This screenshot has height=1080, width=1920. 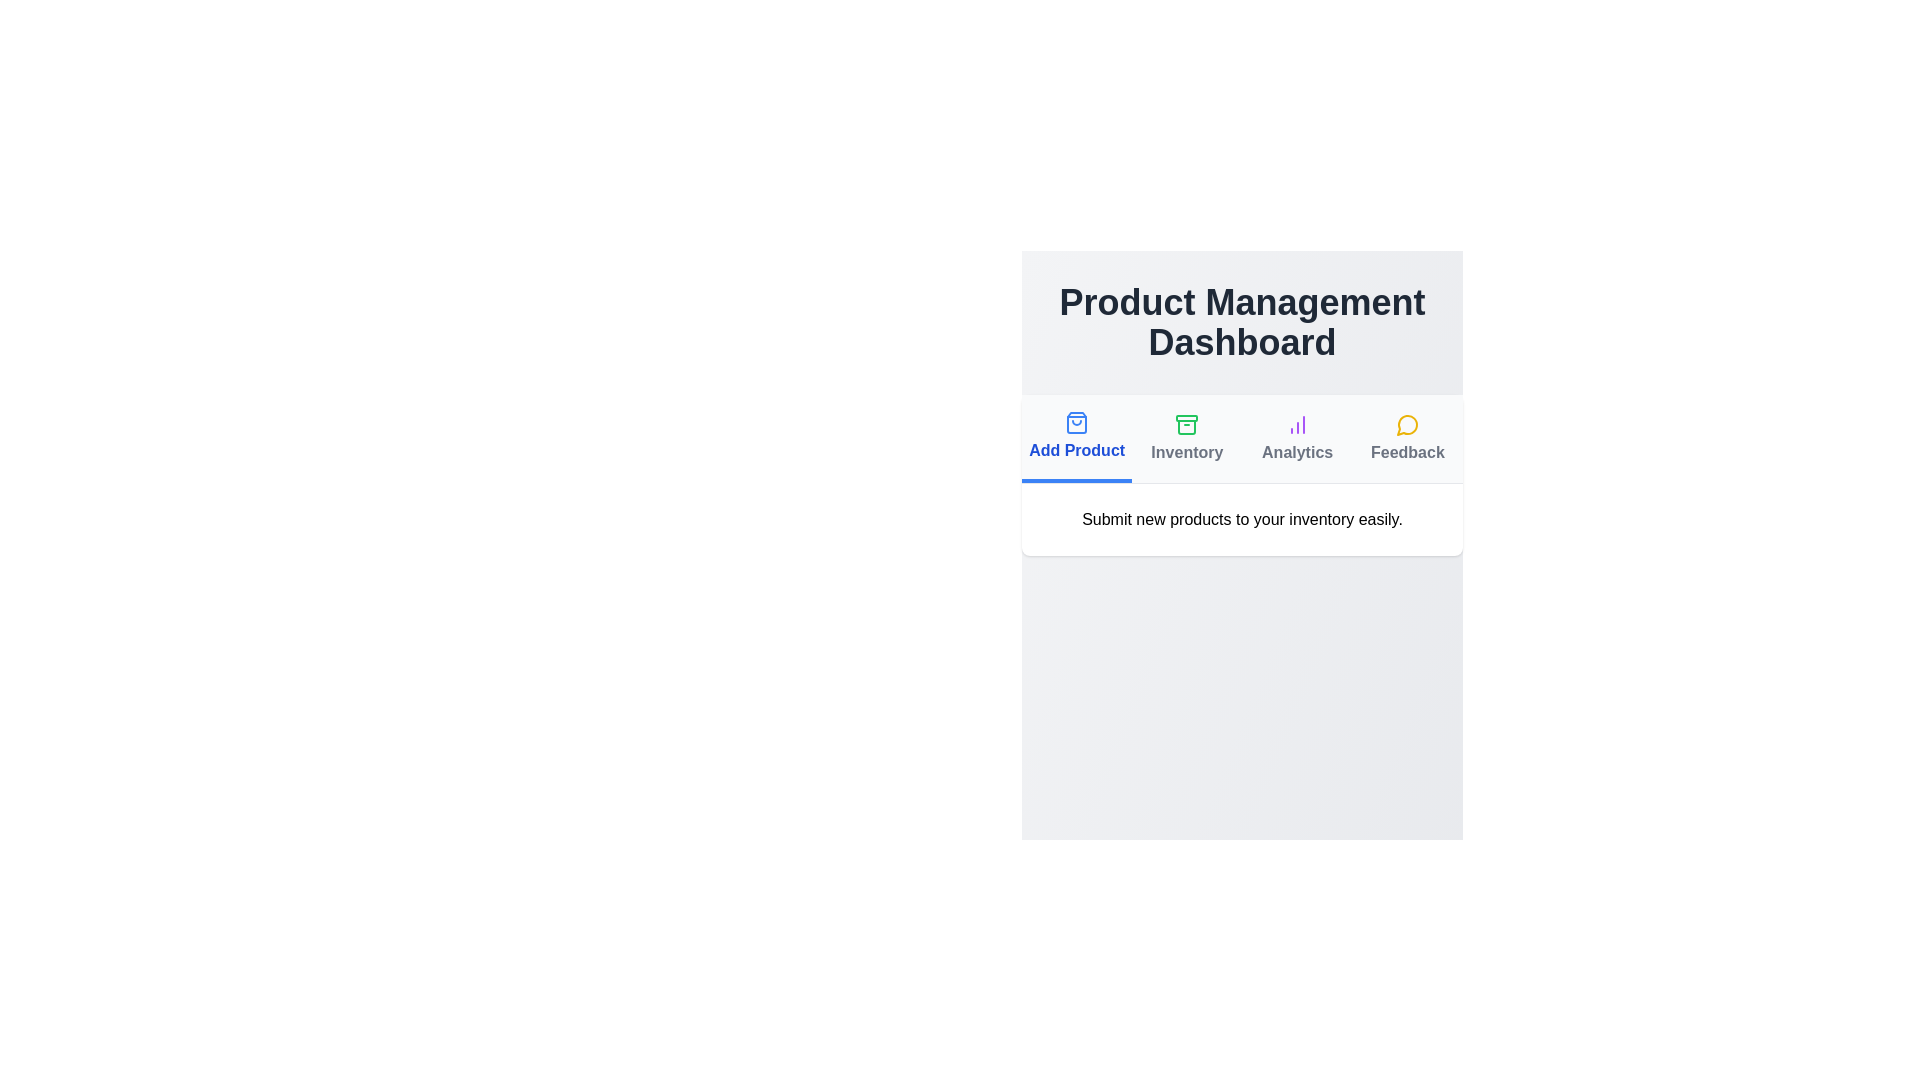 I want to click on the text element that says 'Submit new products to your inventory easily.' which is prominently displayed in a standard sans-serif font beneath the navigation tabs, so click(x=1241, y=519).